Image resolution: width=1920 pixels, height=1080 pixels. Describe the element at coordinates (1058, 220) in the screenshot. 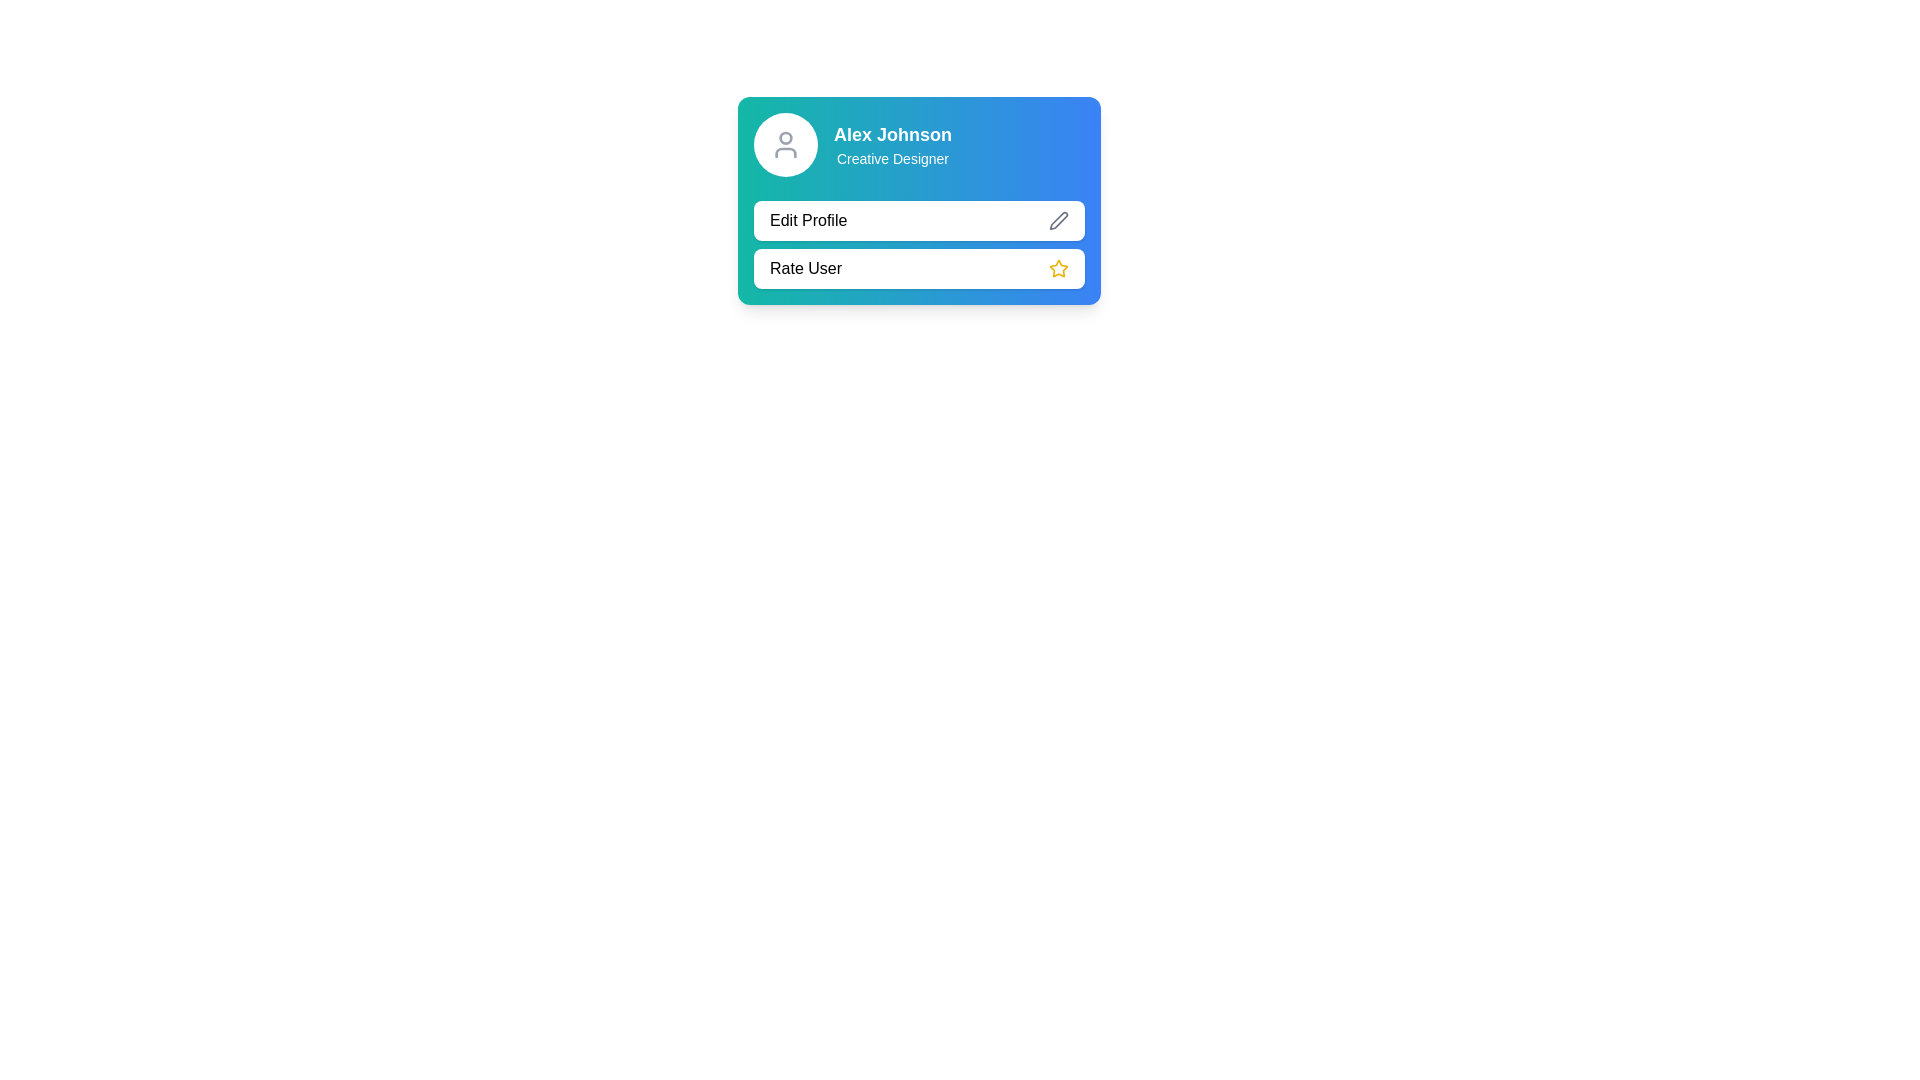

I see `the edit profile icon located at the far-right end of the 'Edit Profile' button, adjacent to the text 'Edit Profile'` at that location.